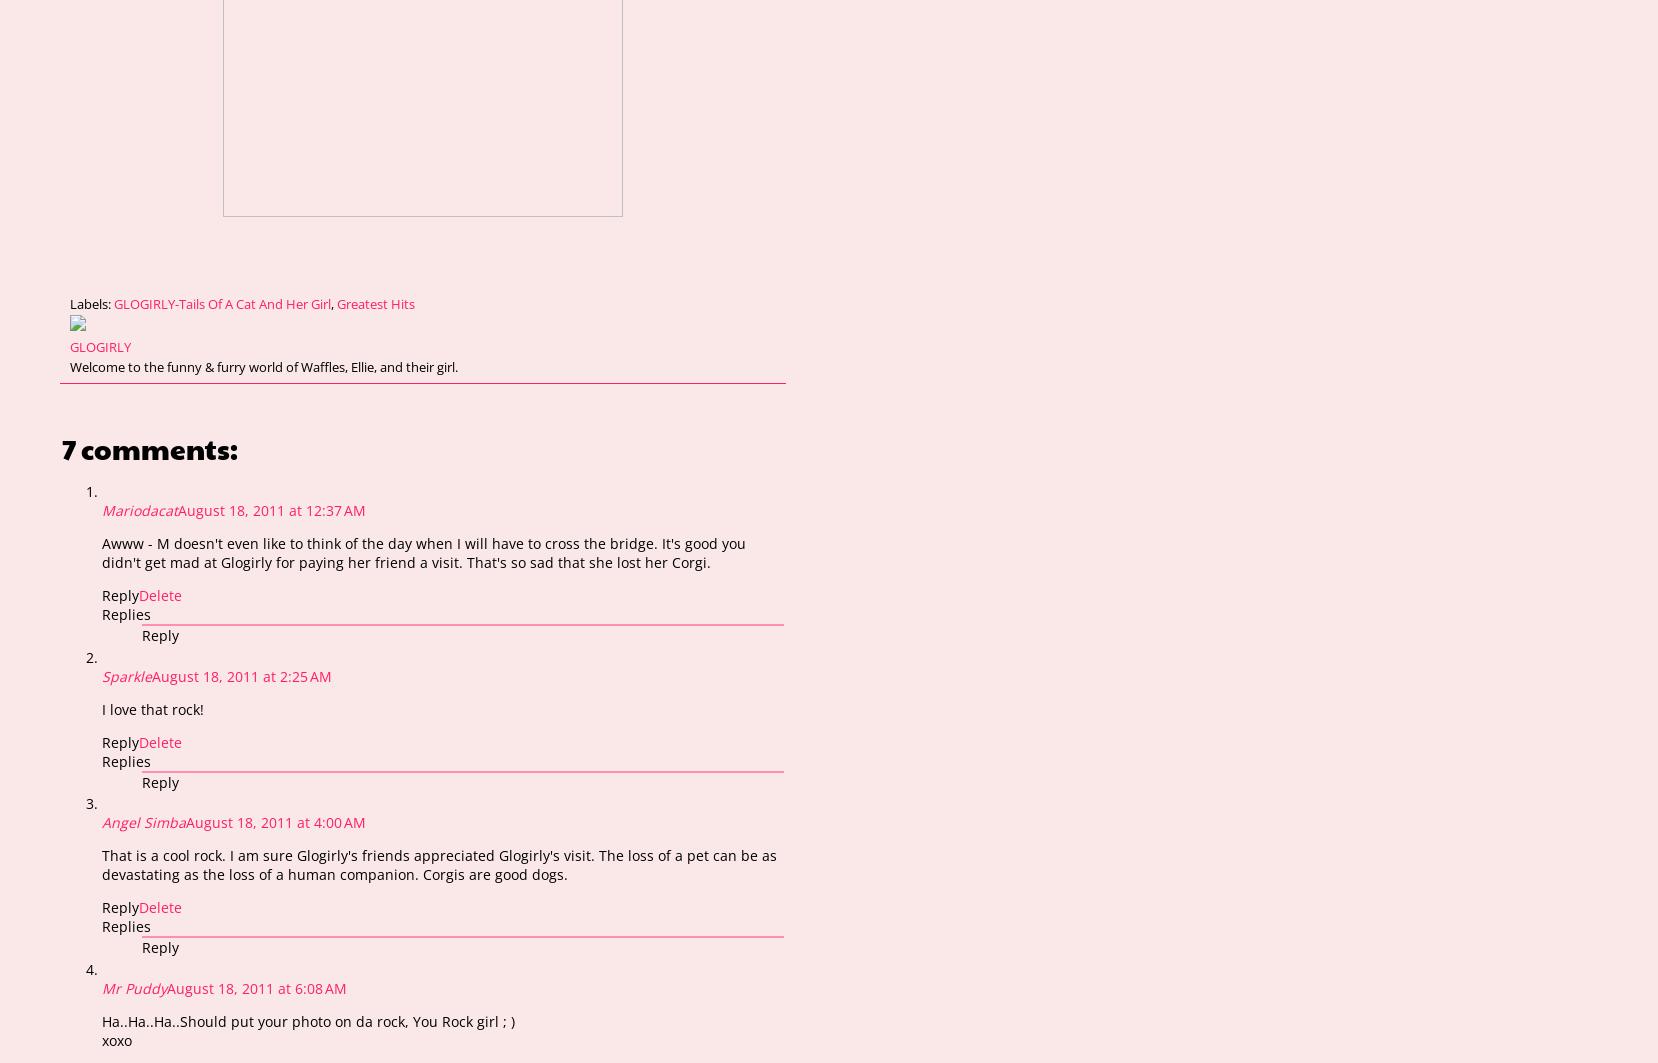  What do you see at coordinates (153, 707) in the screenshot?
I see `'I love that rock!'` at bounding box center [153, 707].